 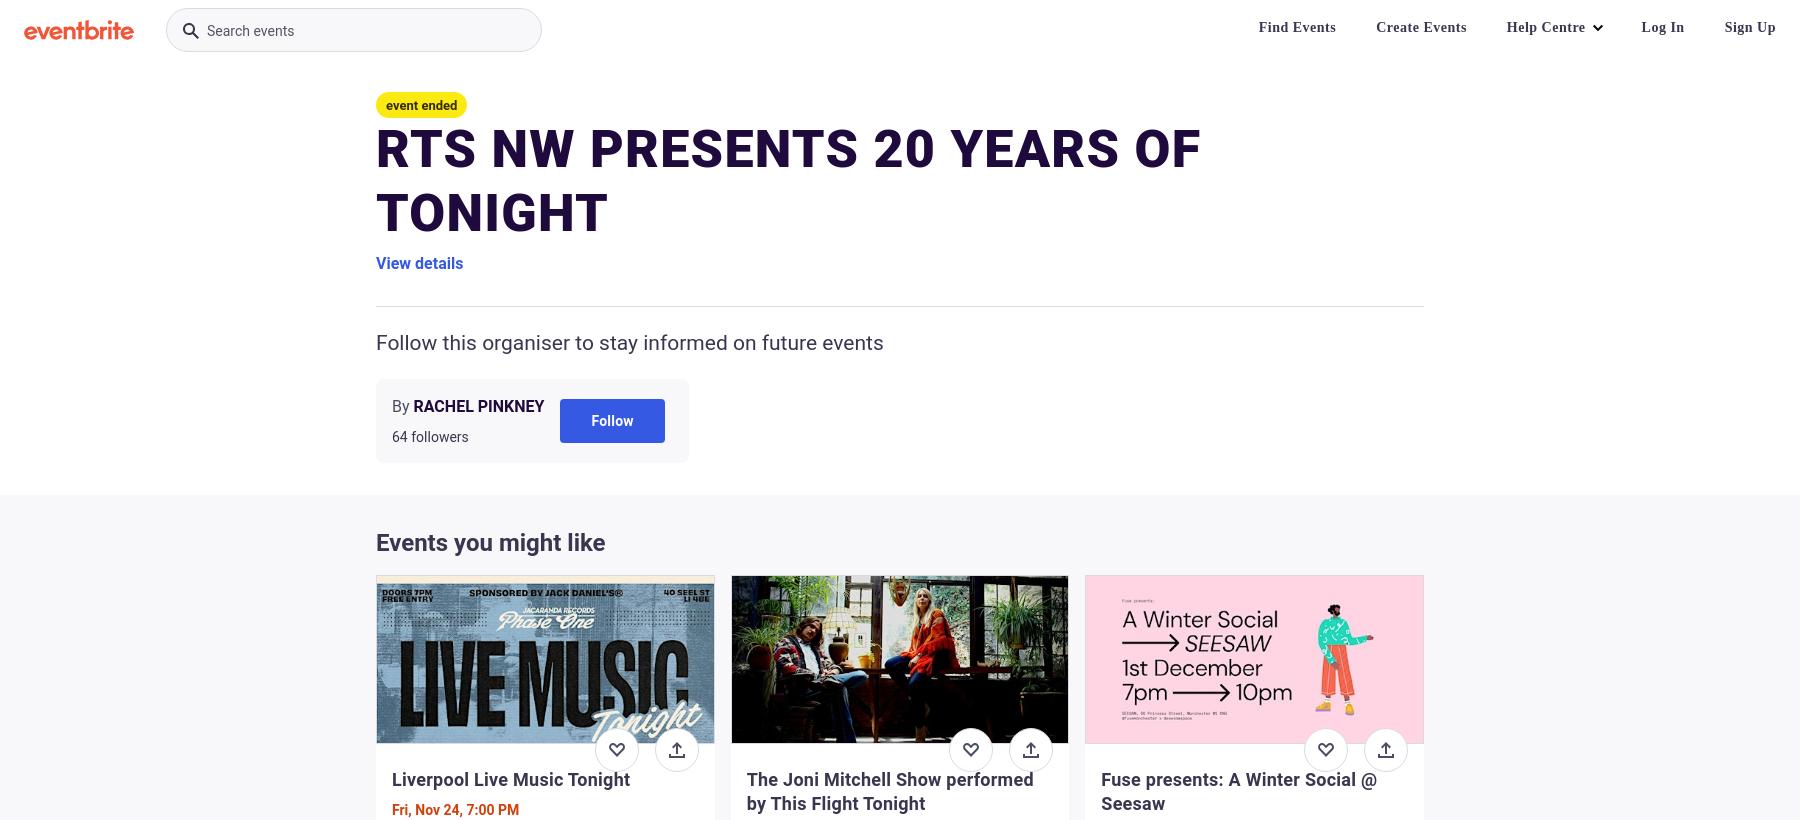 I want to click on 'RTS NW PRESENTS 20 YEARS OF TONIGHT', so click(x=788, y=181).